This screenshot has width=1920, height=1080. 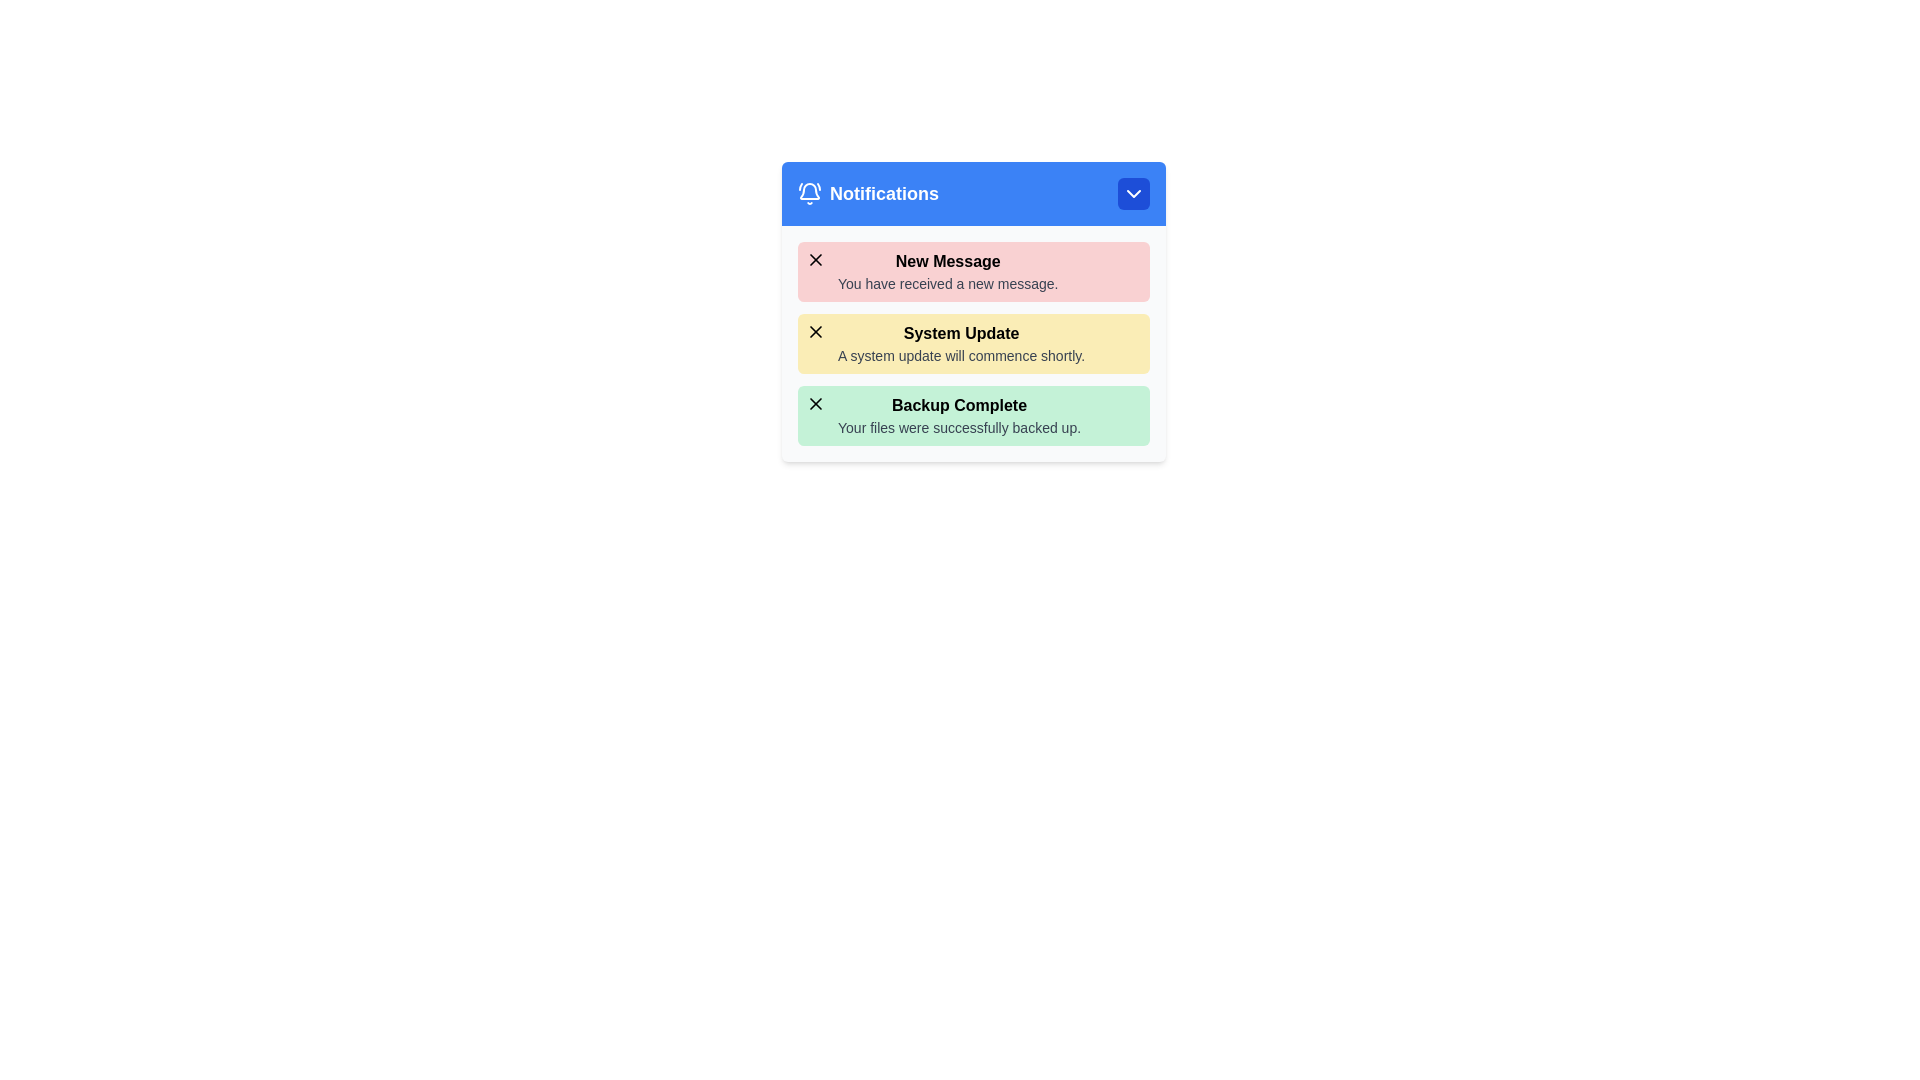 What do you see at coordinates (816, 330) in the screenshot?
I see `the dismiss icon within the 'System Update' notification card to mark the notification as closed` at bounding box center [816, 330].